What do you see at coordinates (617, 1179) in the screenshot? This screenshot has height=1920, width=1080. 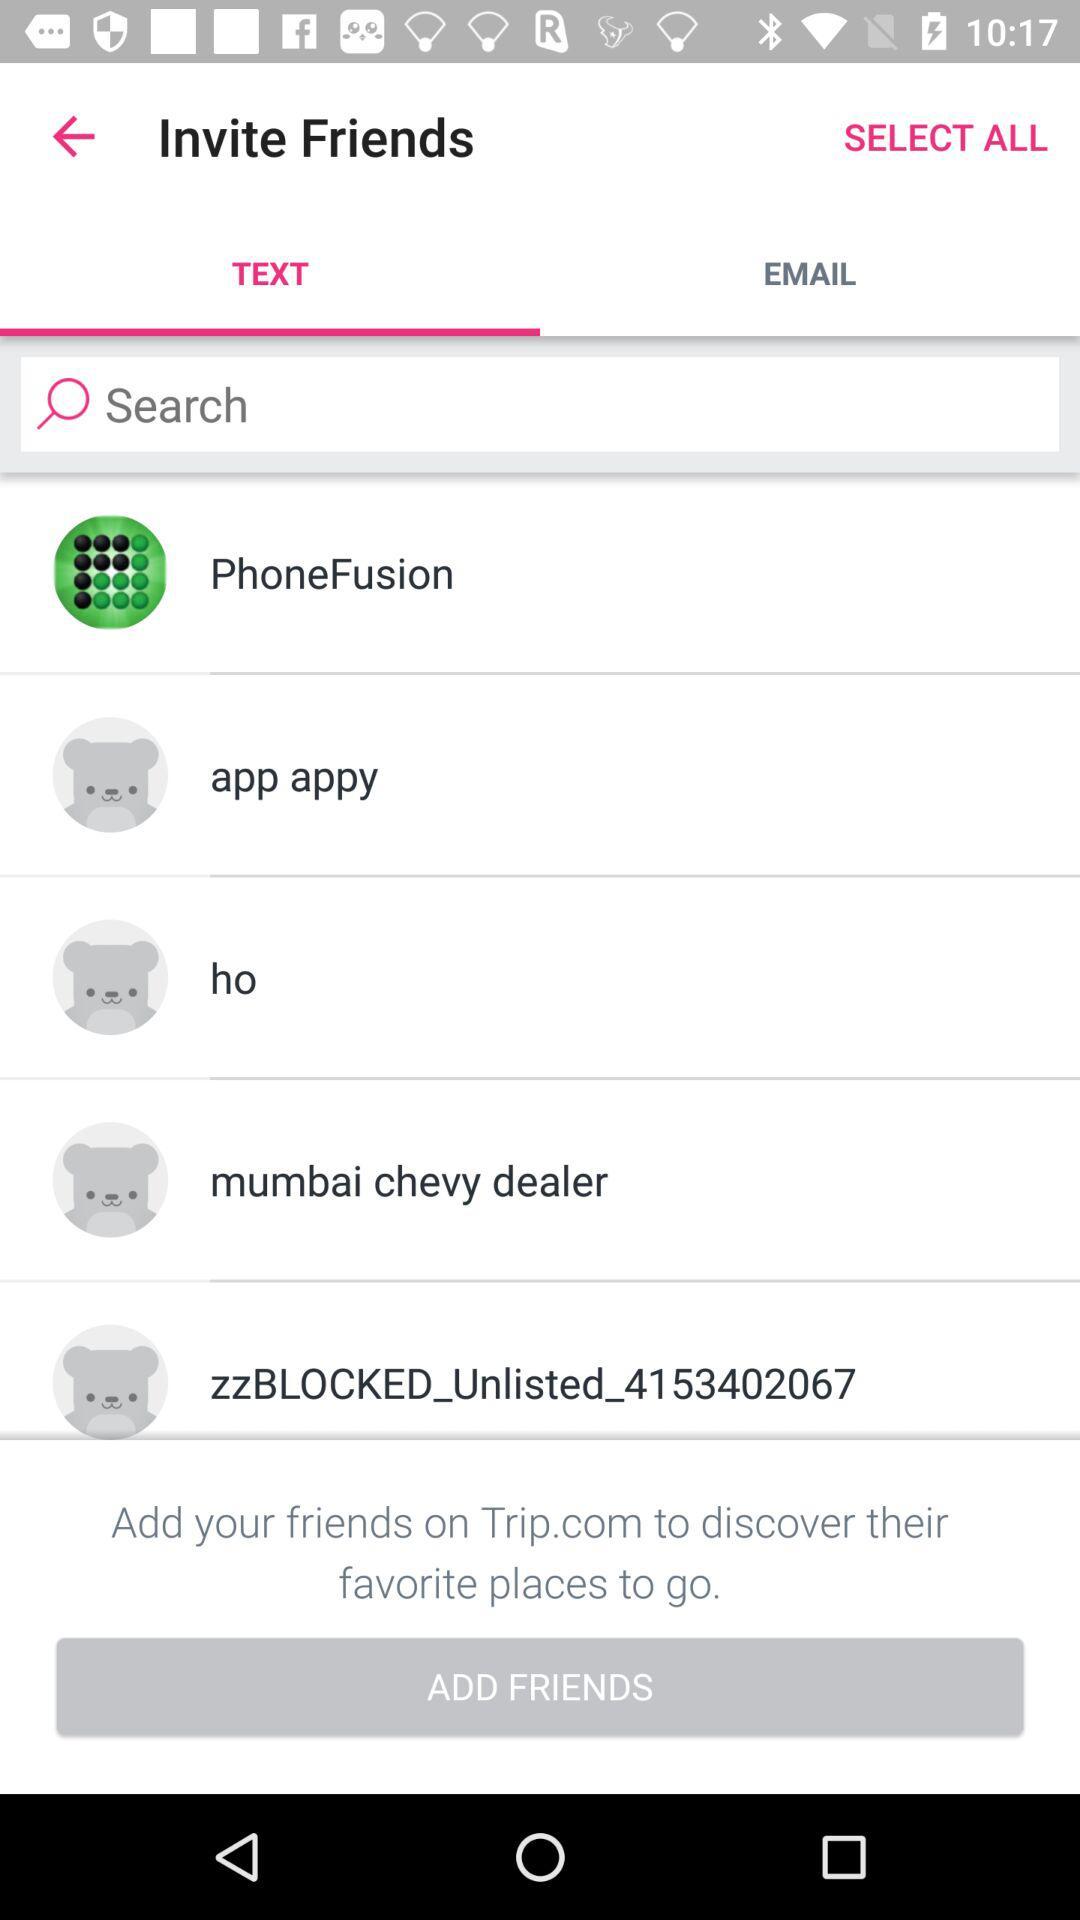 I see `mumbai chevy dealer icon` at bounding box center [617, 1179].